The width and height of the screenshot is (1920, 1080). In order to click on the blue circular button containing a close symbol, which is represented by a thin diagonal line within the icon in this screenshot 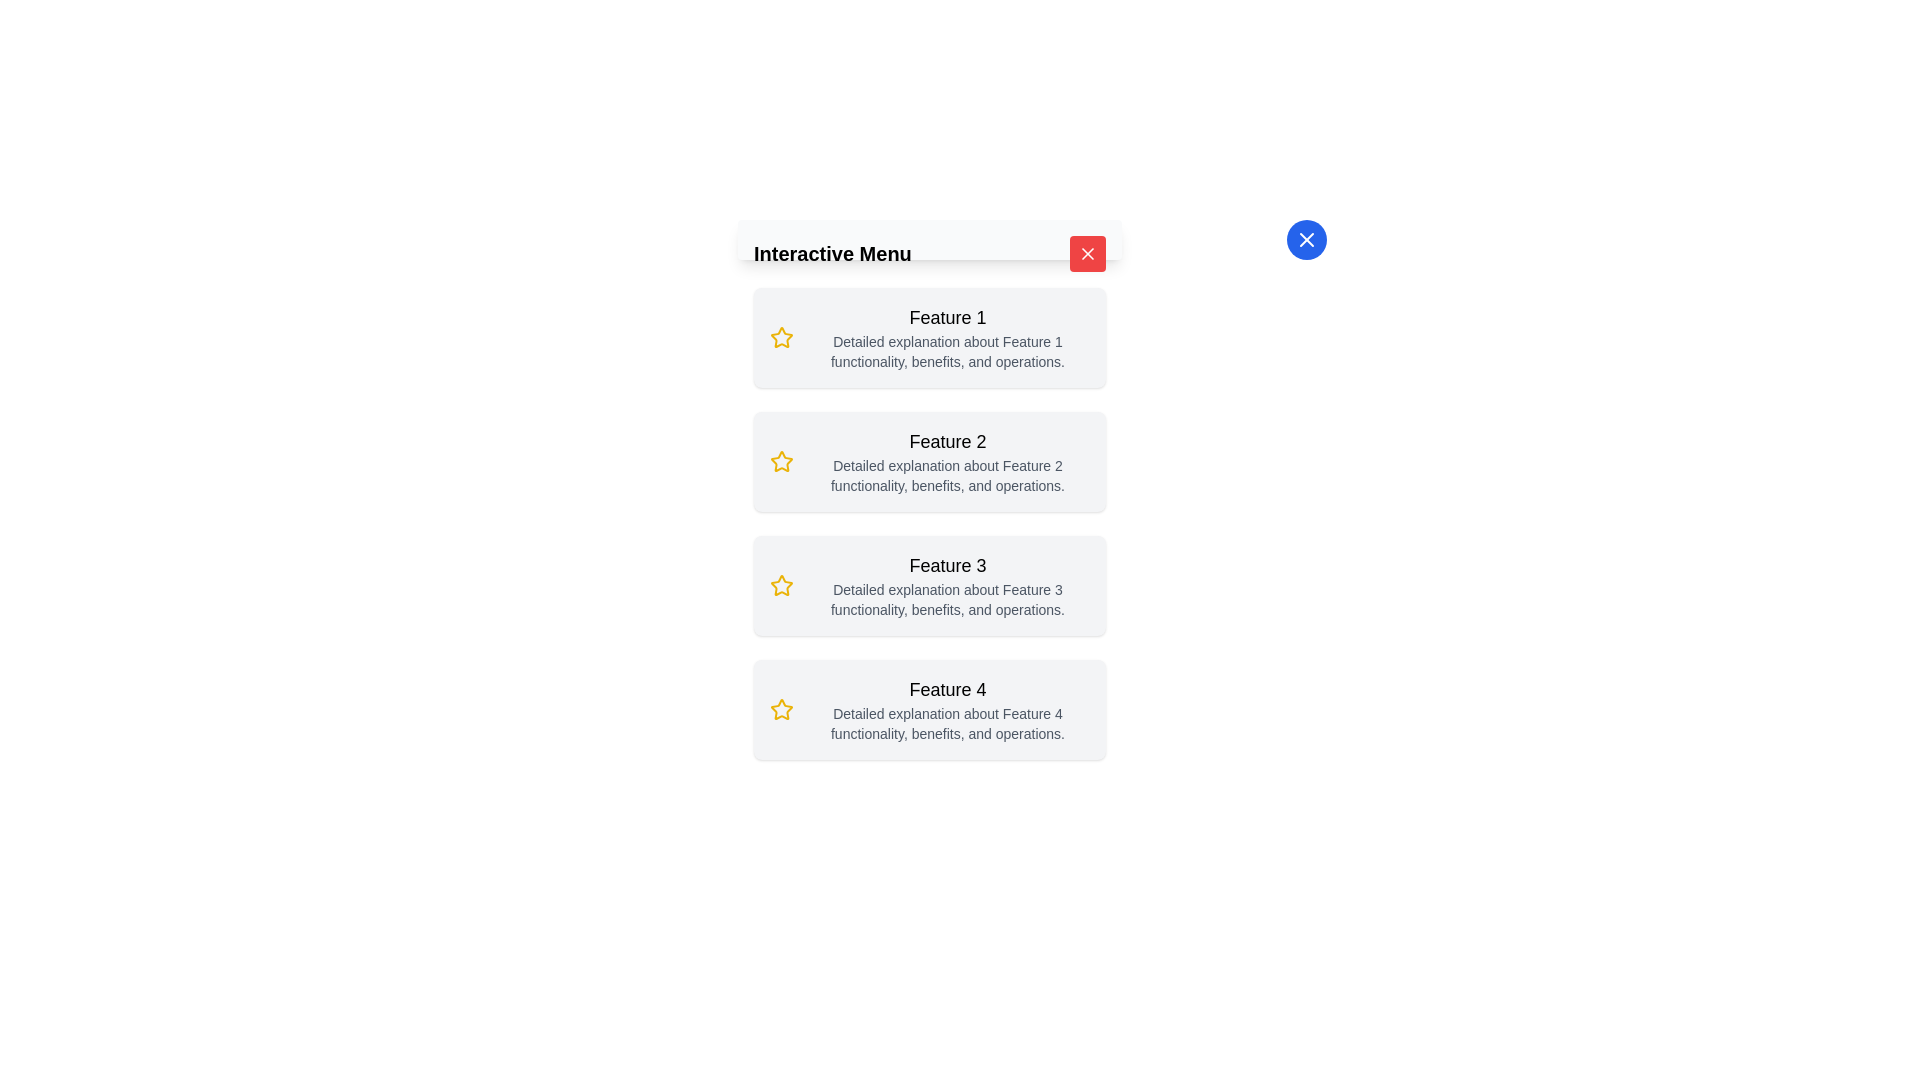, I will do `click(1087, 253)`.